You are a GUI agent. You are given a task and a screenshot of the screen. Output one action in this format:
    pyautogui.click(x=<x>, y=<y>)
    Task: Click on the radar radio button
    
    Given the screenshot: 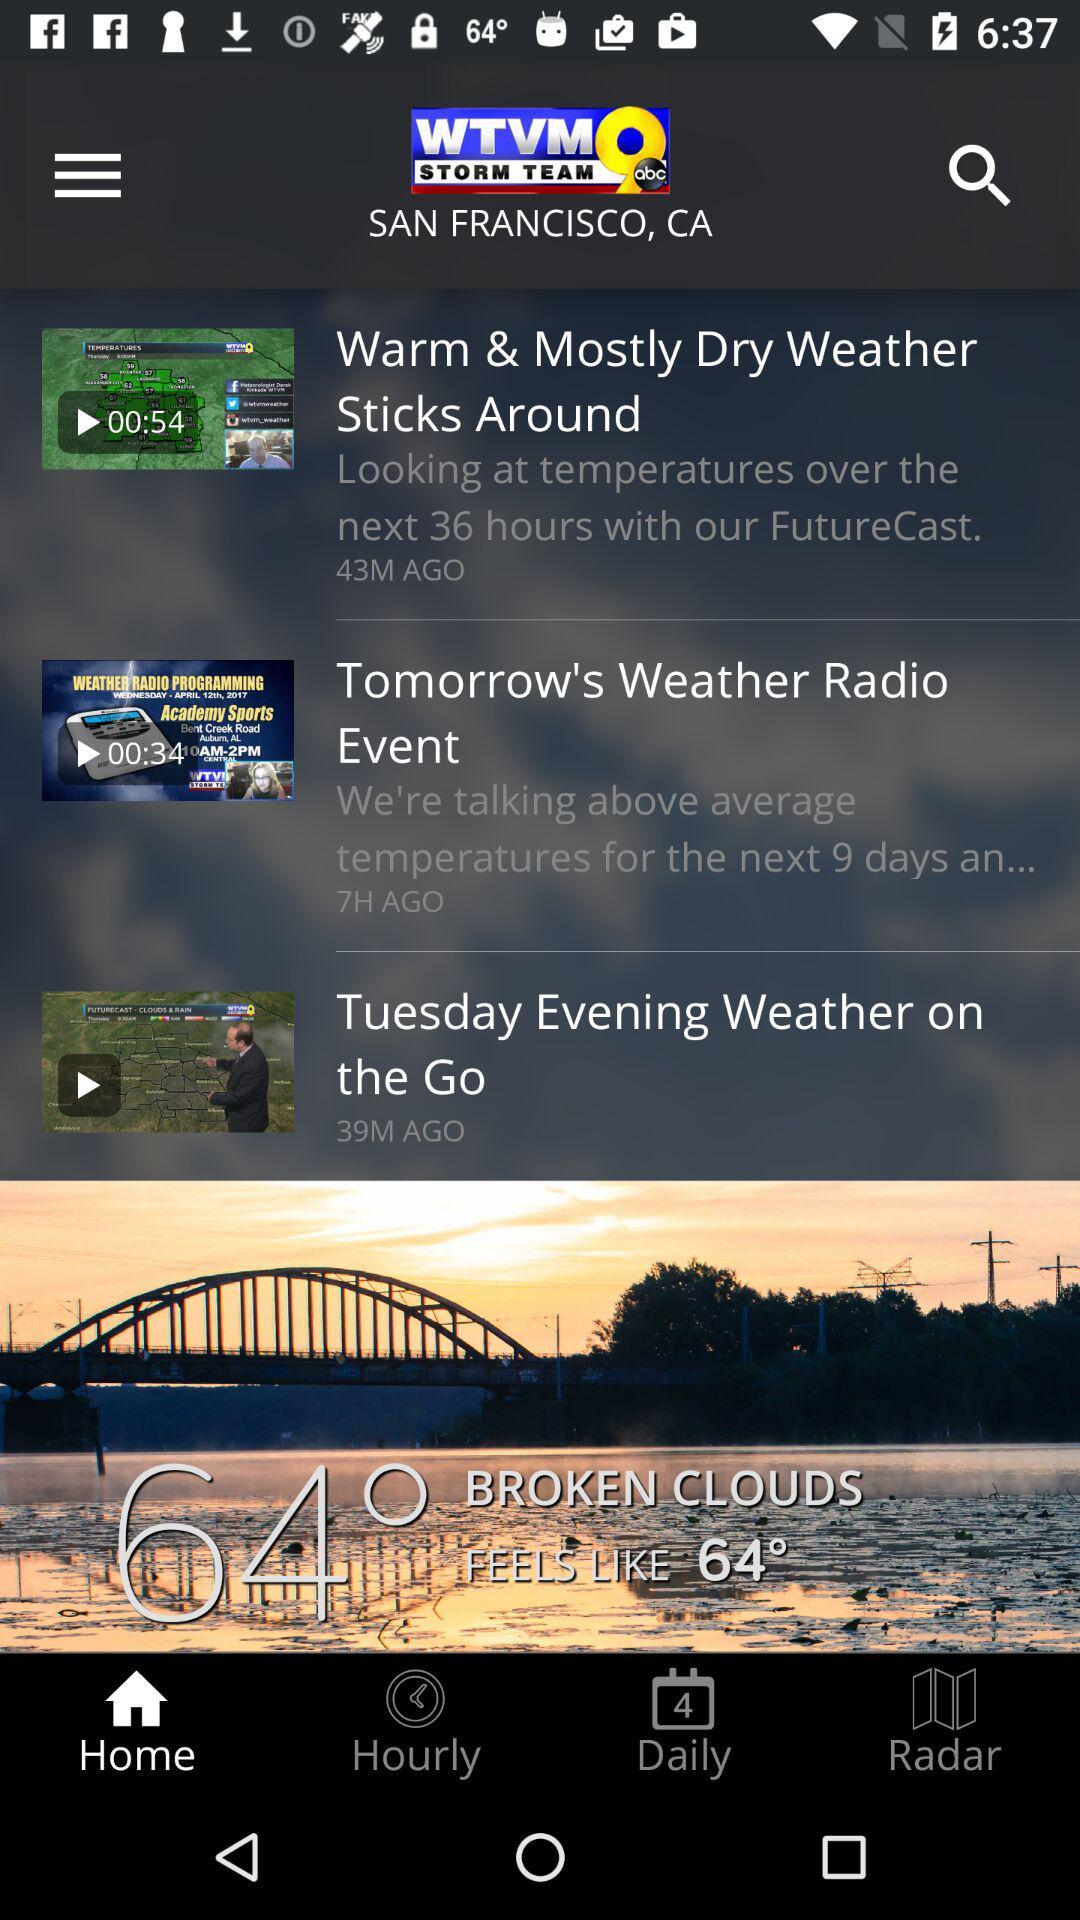 What is the action you would take?
    pyautogui.click(x=944, y=1722)
    